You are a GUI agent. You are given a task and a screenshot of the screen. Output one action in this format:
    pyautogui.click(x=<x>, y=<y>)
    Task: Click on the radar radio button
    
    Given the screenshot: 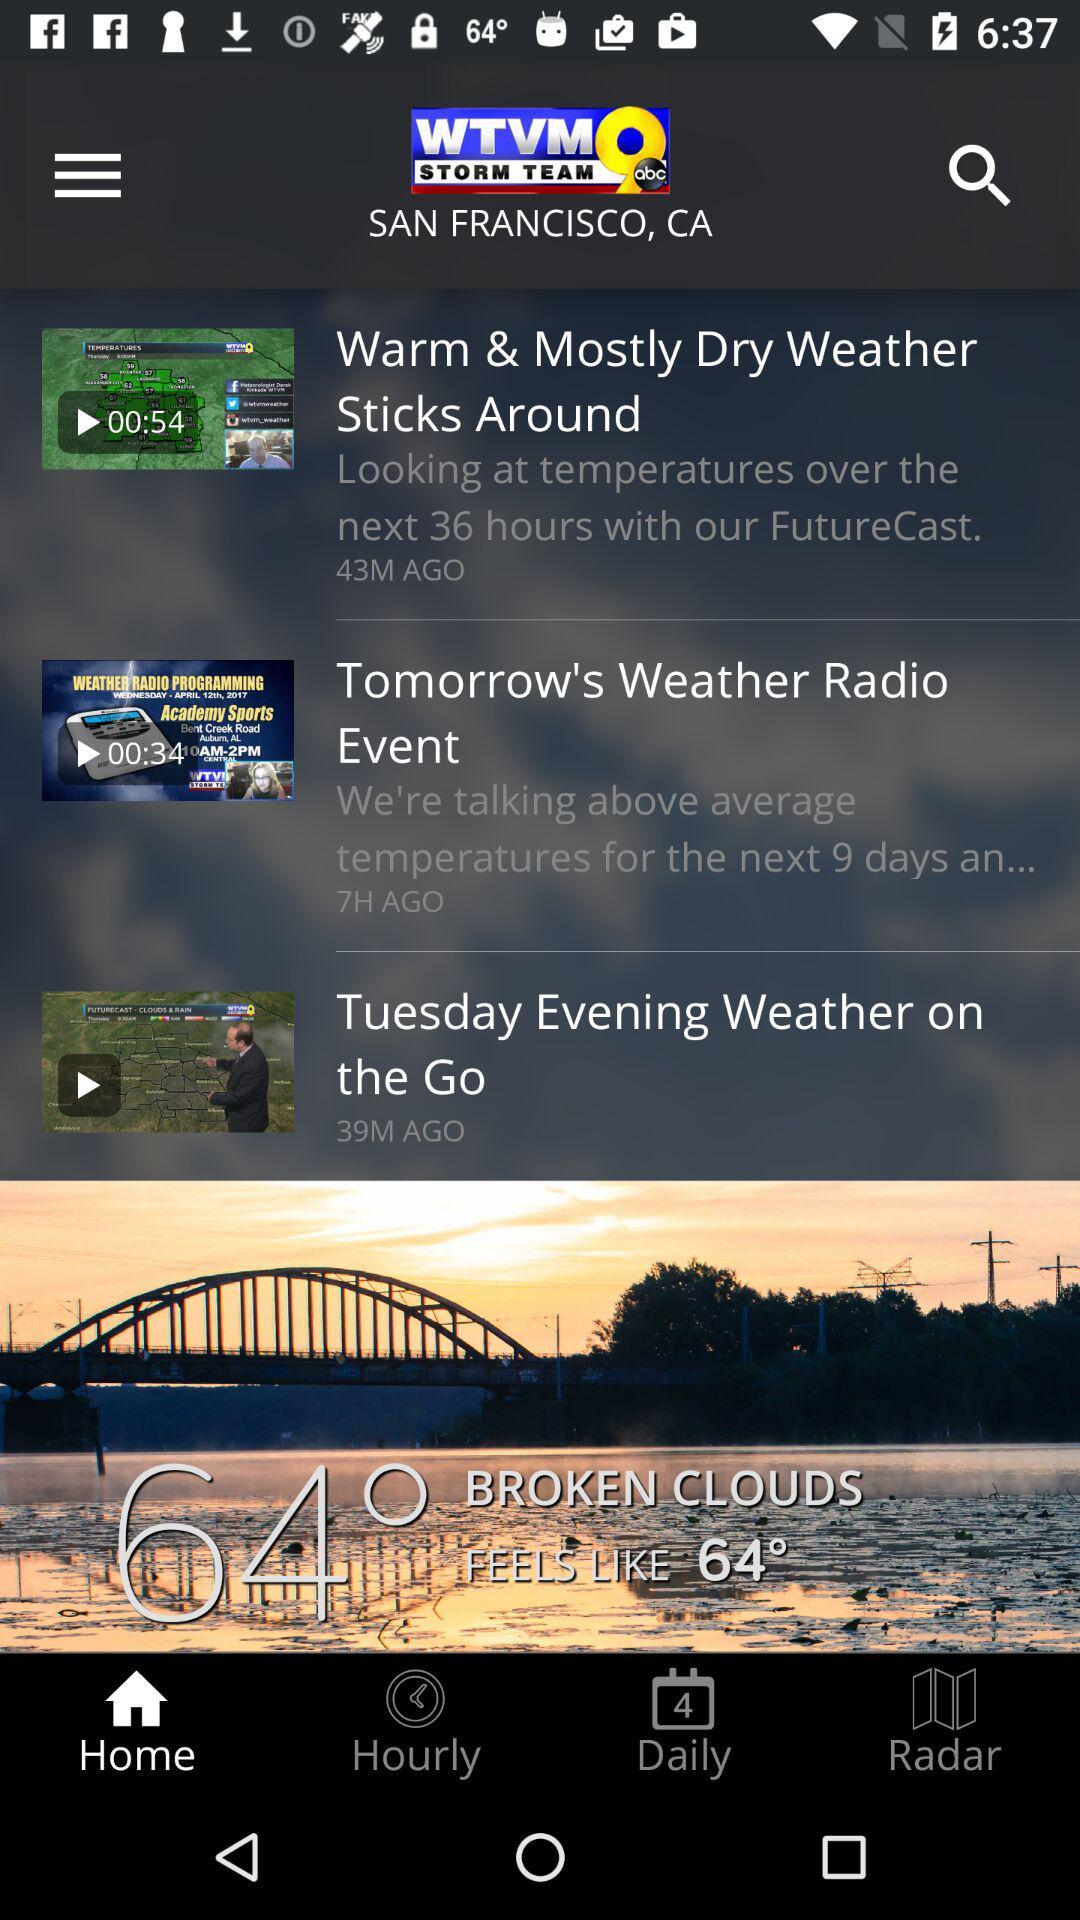 What is the action you would take?
    pyautogui.click(x=944, y=1722)
    